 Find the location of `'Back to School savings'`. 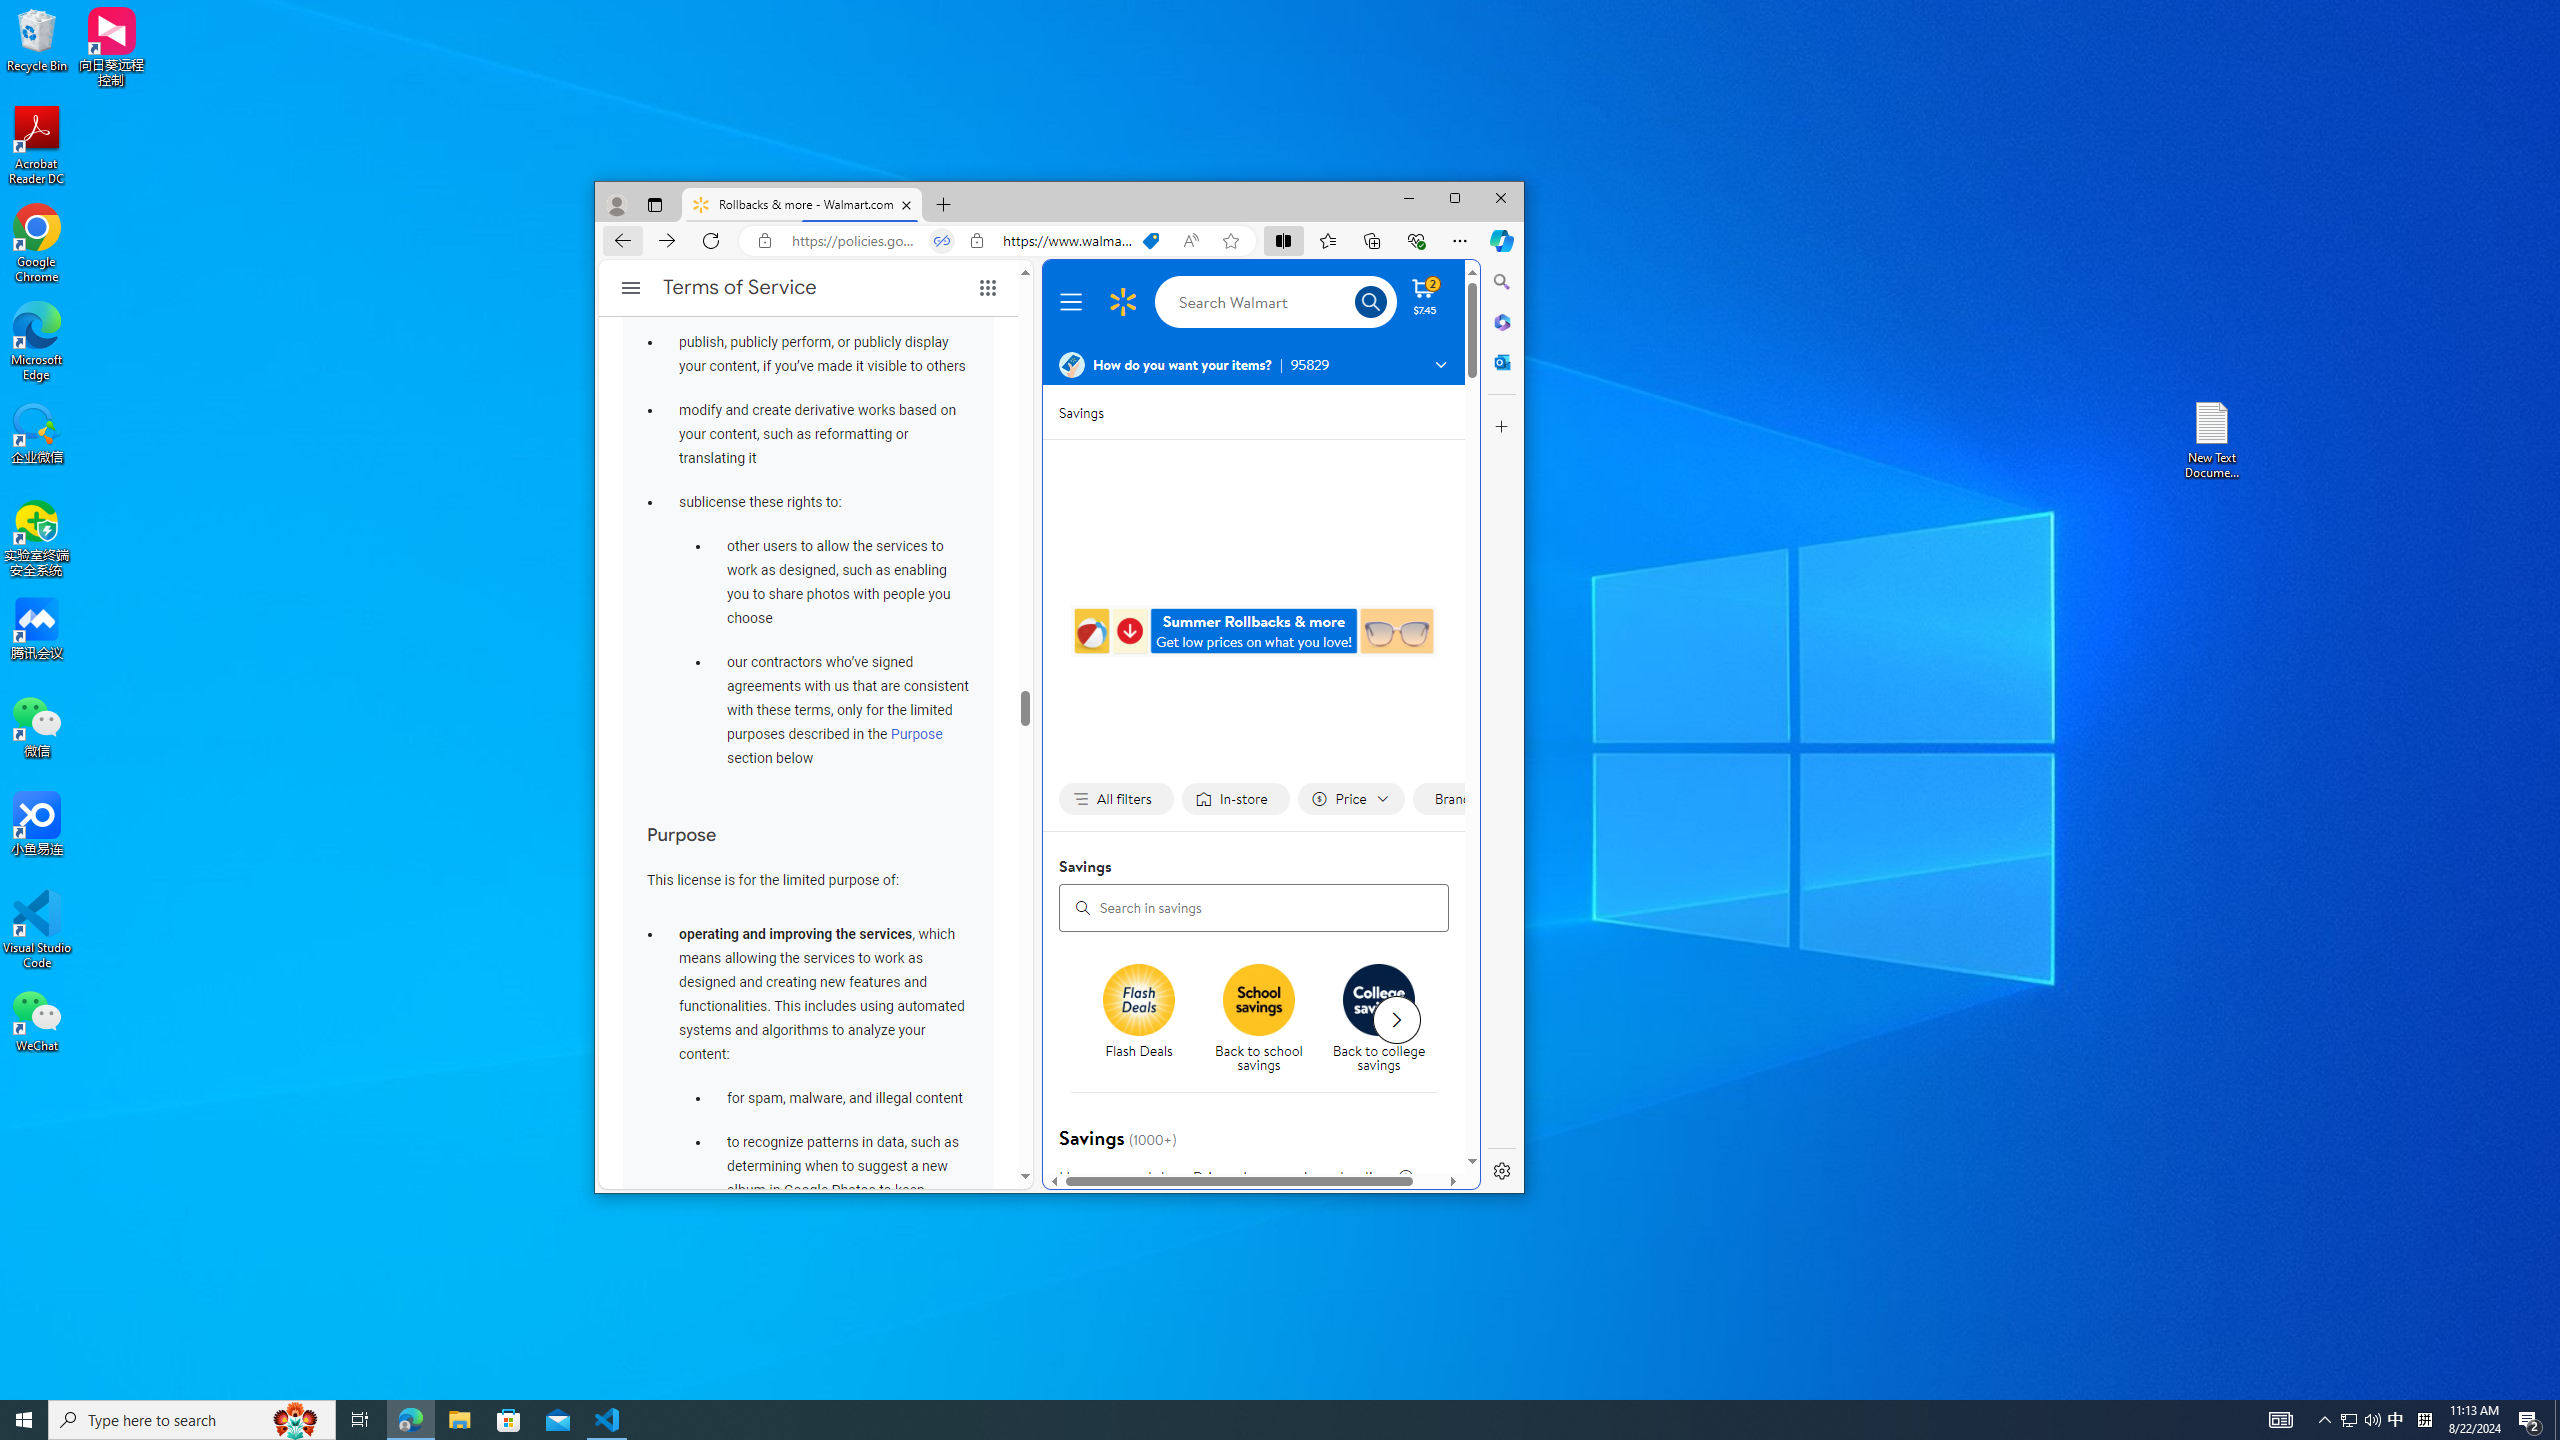

'Back to School savings' is located at coordinates (1259, 999).